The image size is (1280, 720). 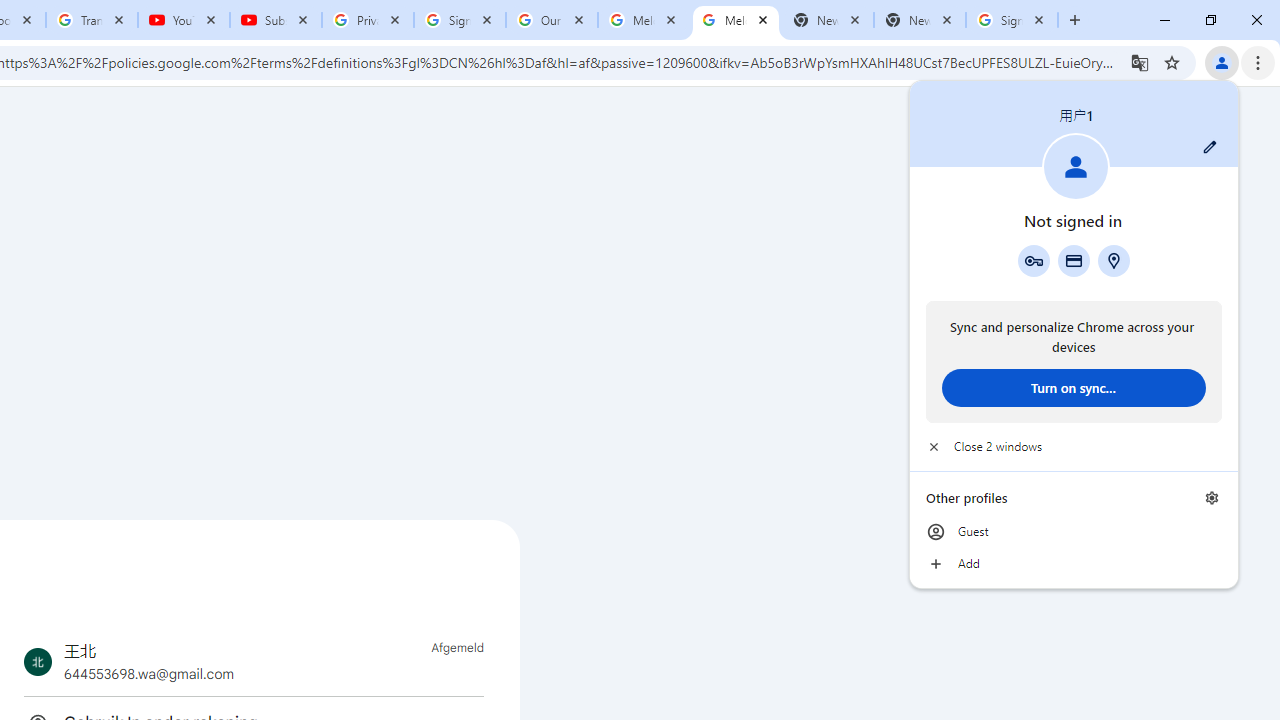 I want to click on 'Subscriptions - YouTube', so click(x=275, y=20).